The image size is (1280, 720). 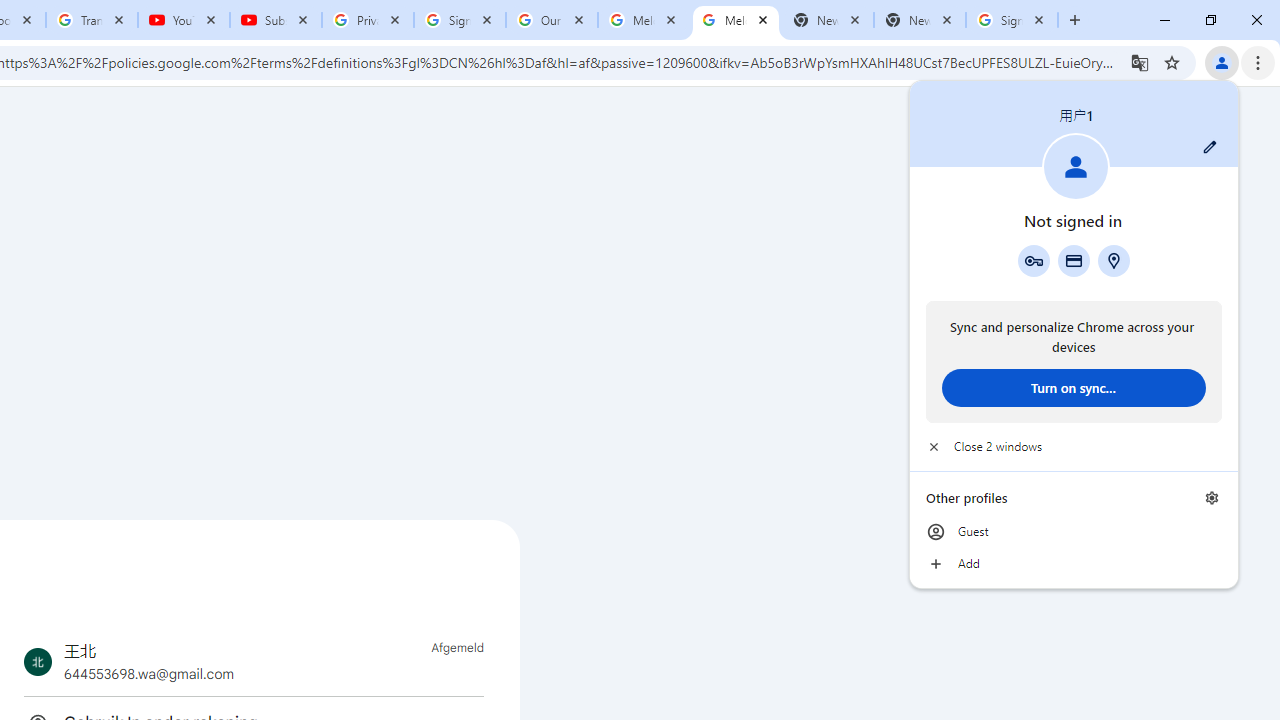 I want to click on 'Subscriptions - YouTube', so click(x=275, y=20).